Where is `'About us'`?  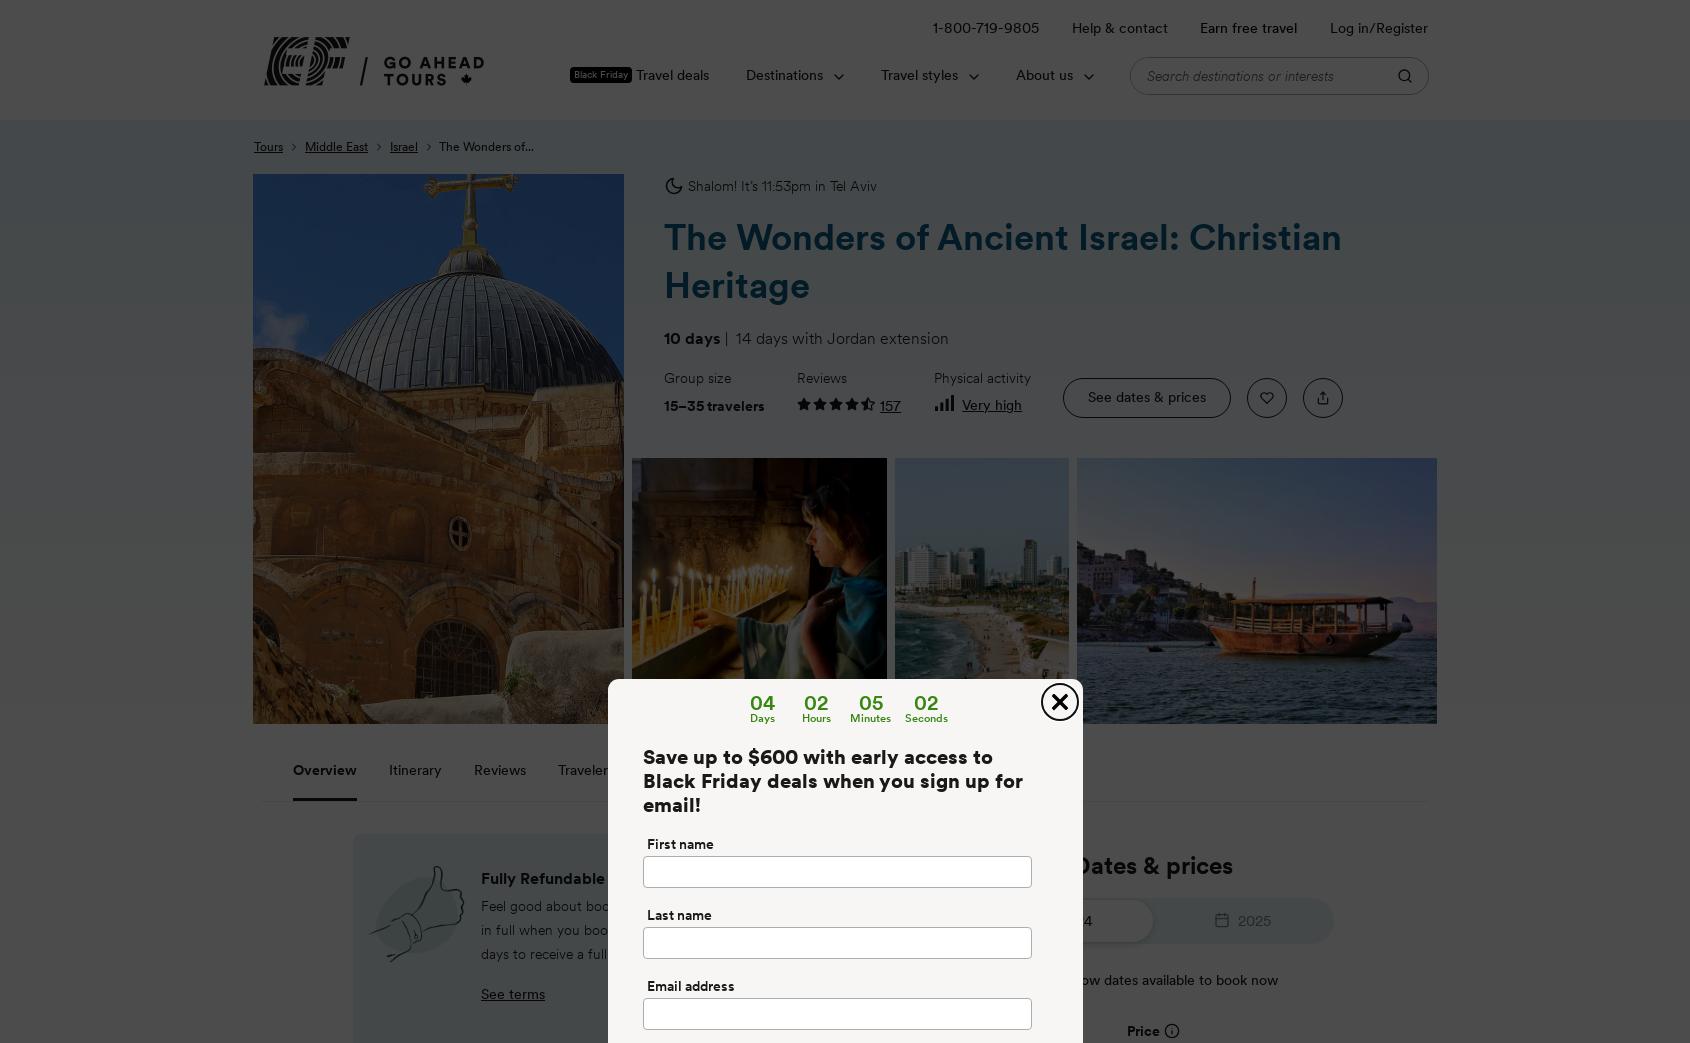 'About us' is located at coordinates (1042, 73).